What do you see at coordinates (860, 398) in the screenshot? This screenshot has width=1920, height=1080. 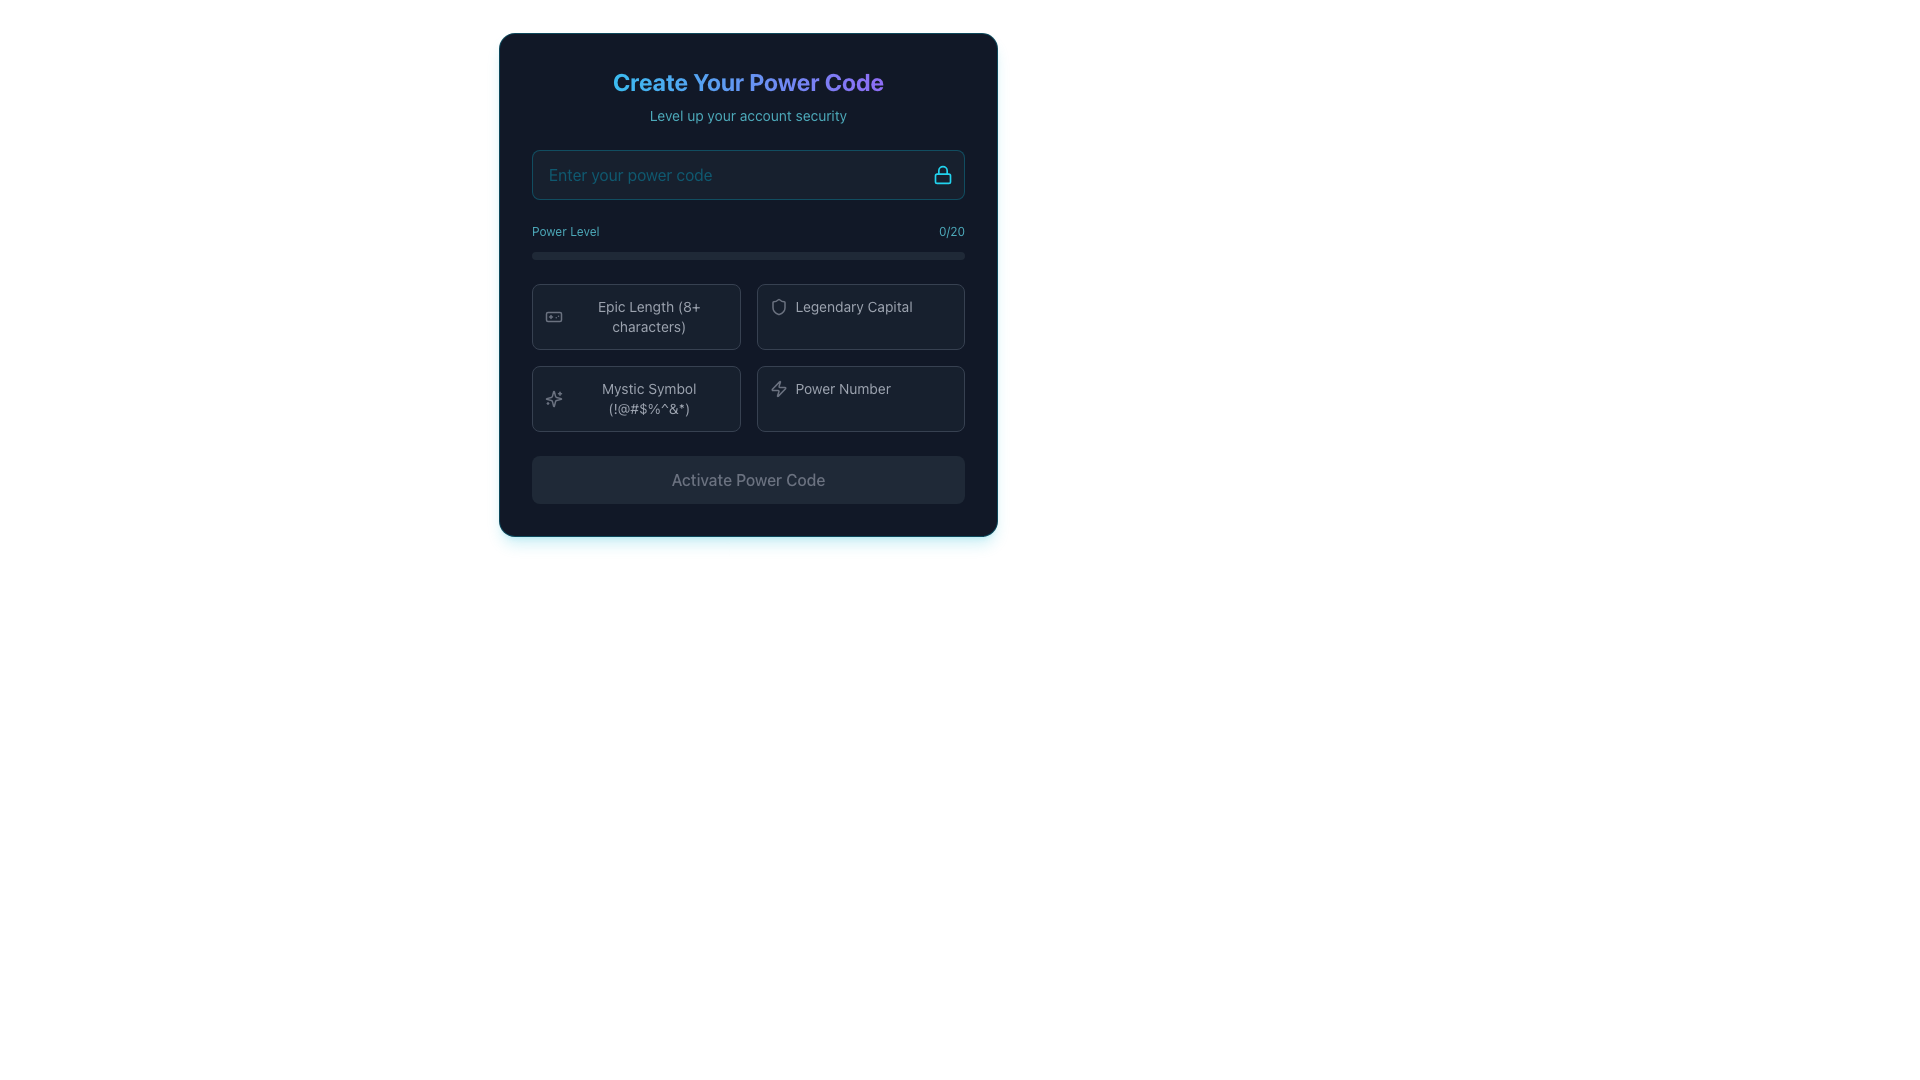 I see `the button in the bottom-right quadrant of the grid layout` at bounding box center [860, 398].